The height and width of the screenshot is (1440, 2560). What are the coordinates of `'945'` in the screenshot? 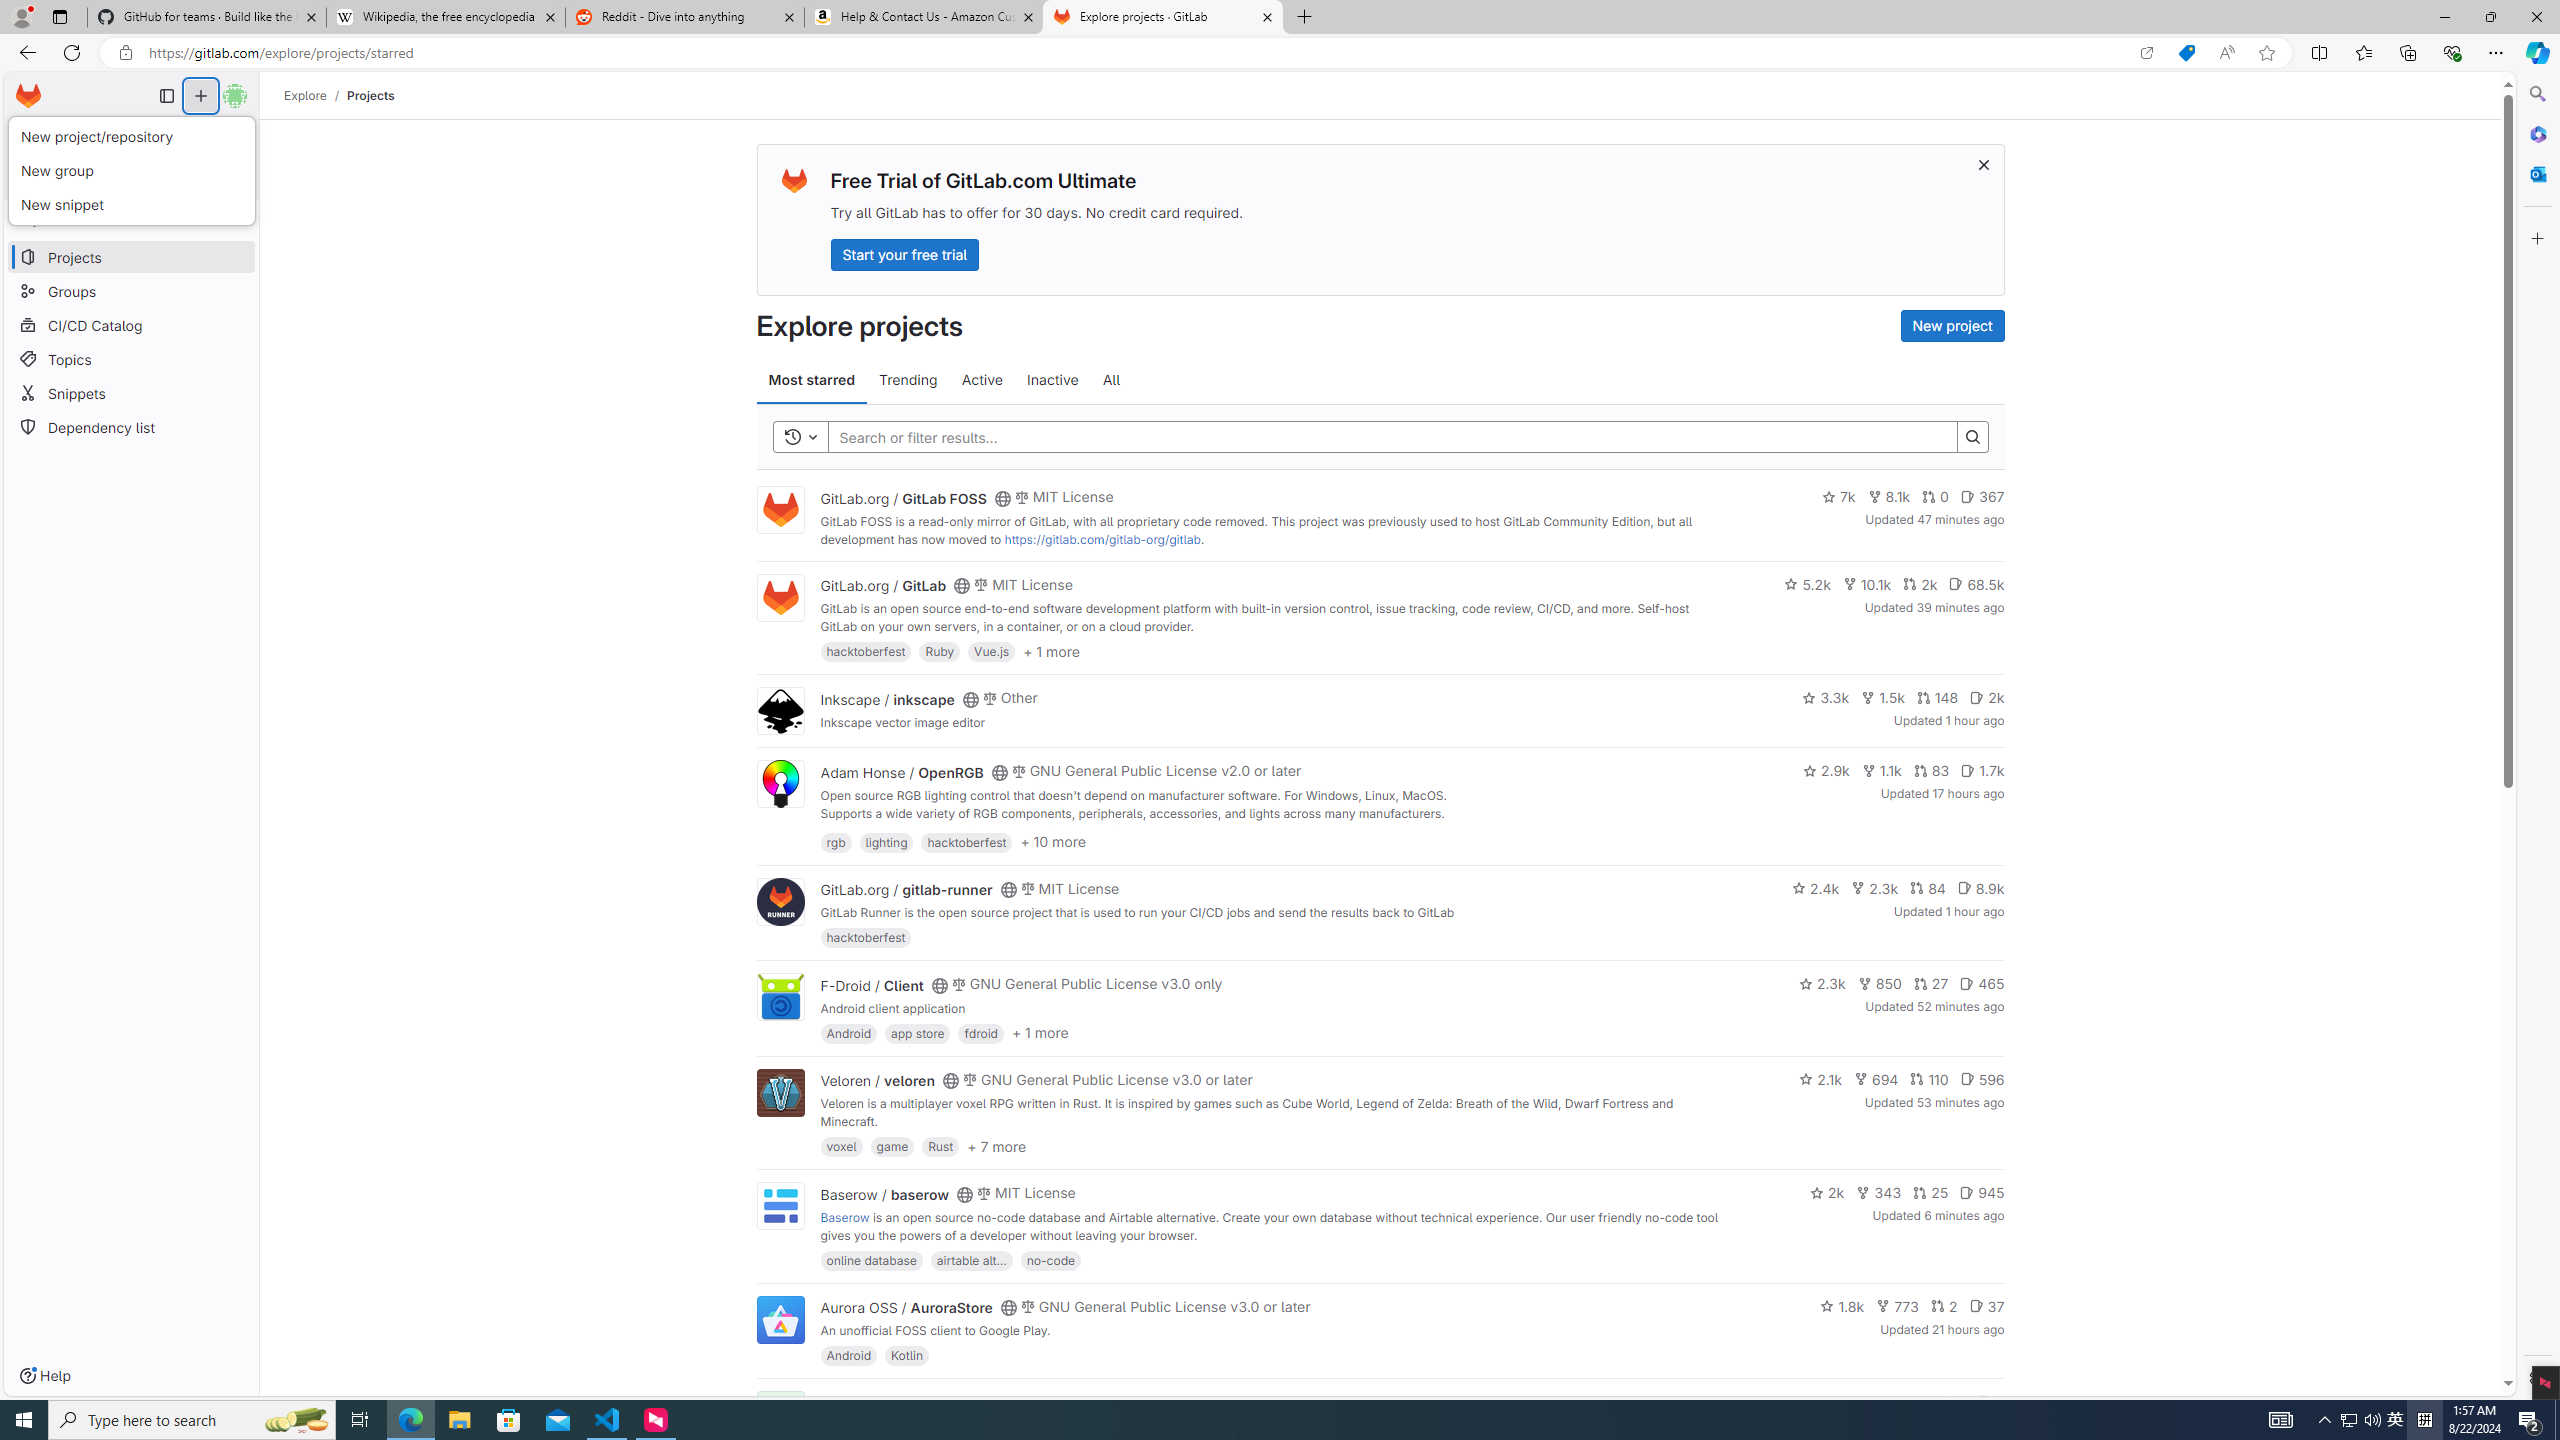 It's located at (1981, 1192).